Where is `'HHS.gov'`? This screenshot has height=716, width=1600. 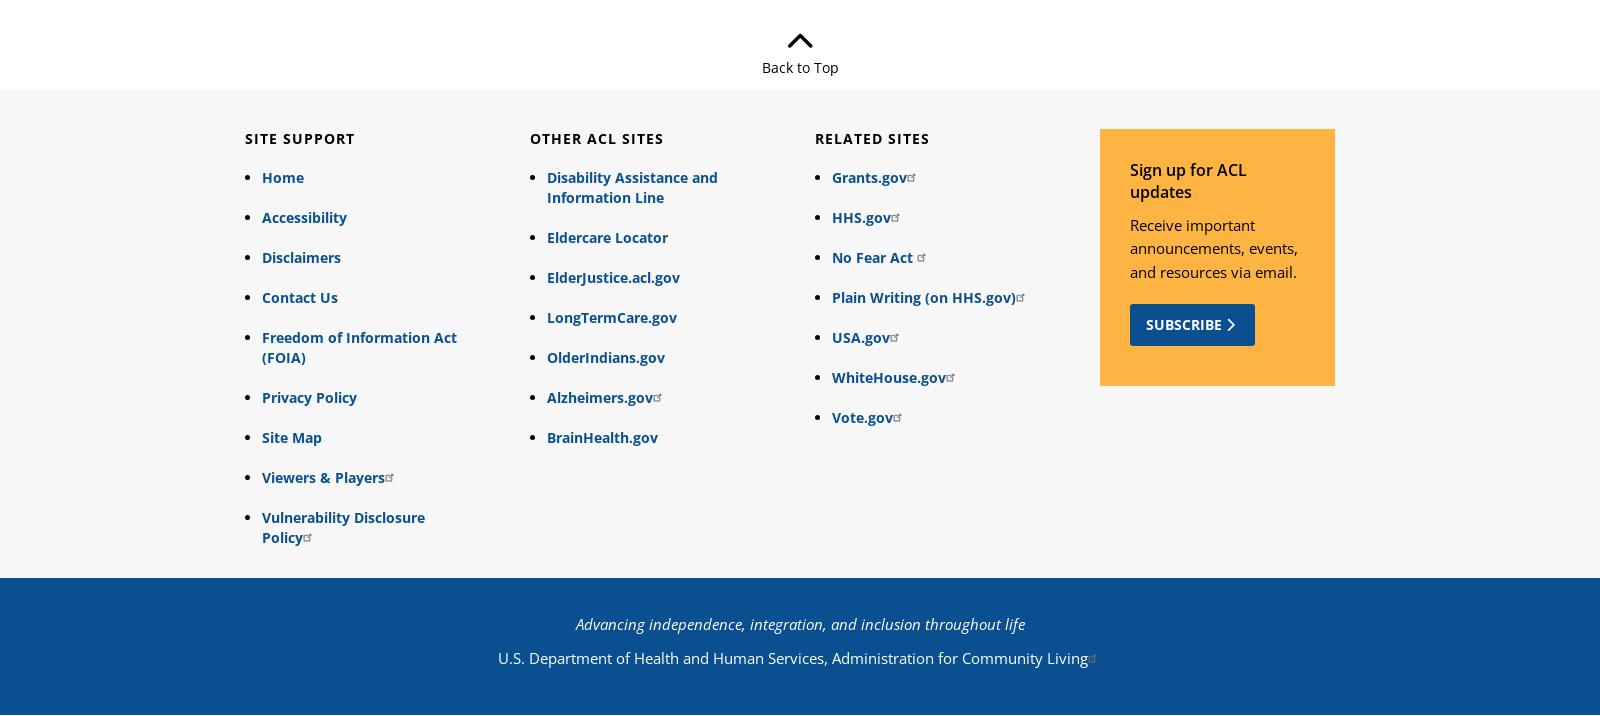
'HHS.gov' is located at coordinates (859, 216).